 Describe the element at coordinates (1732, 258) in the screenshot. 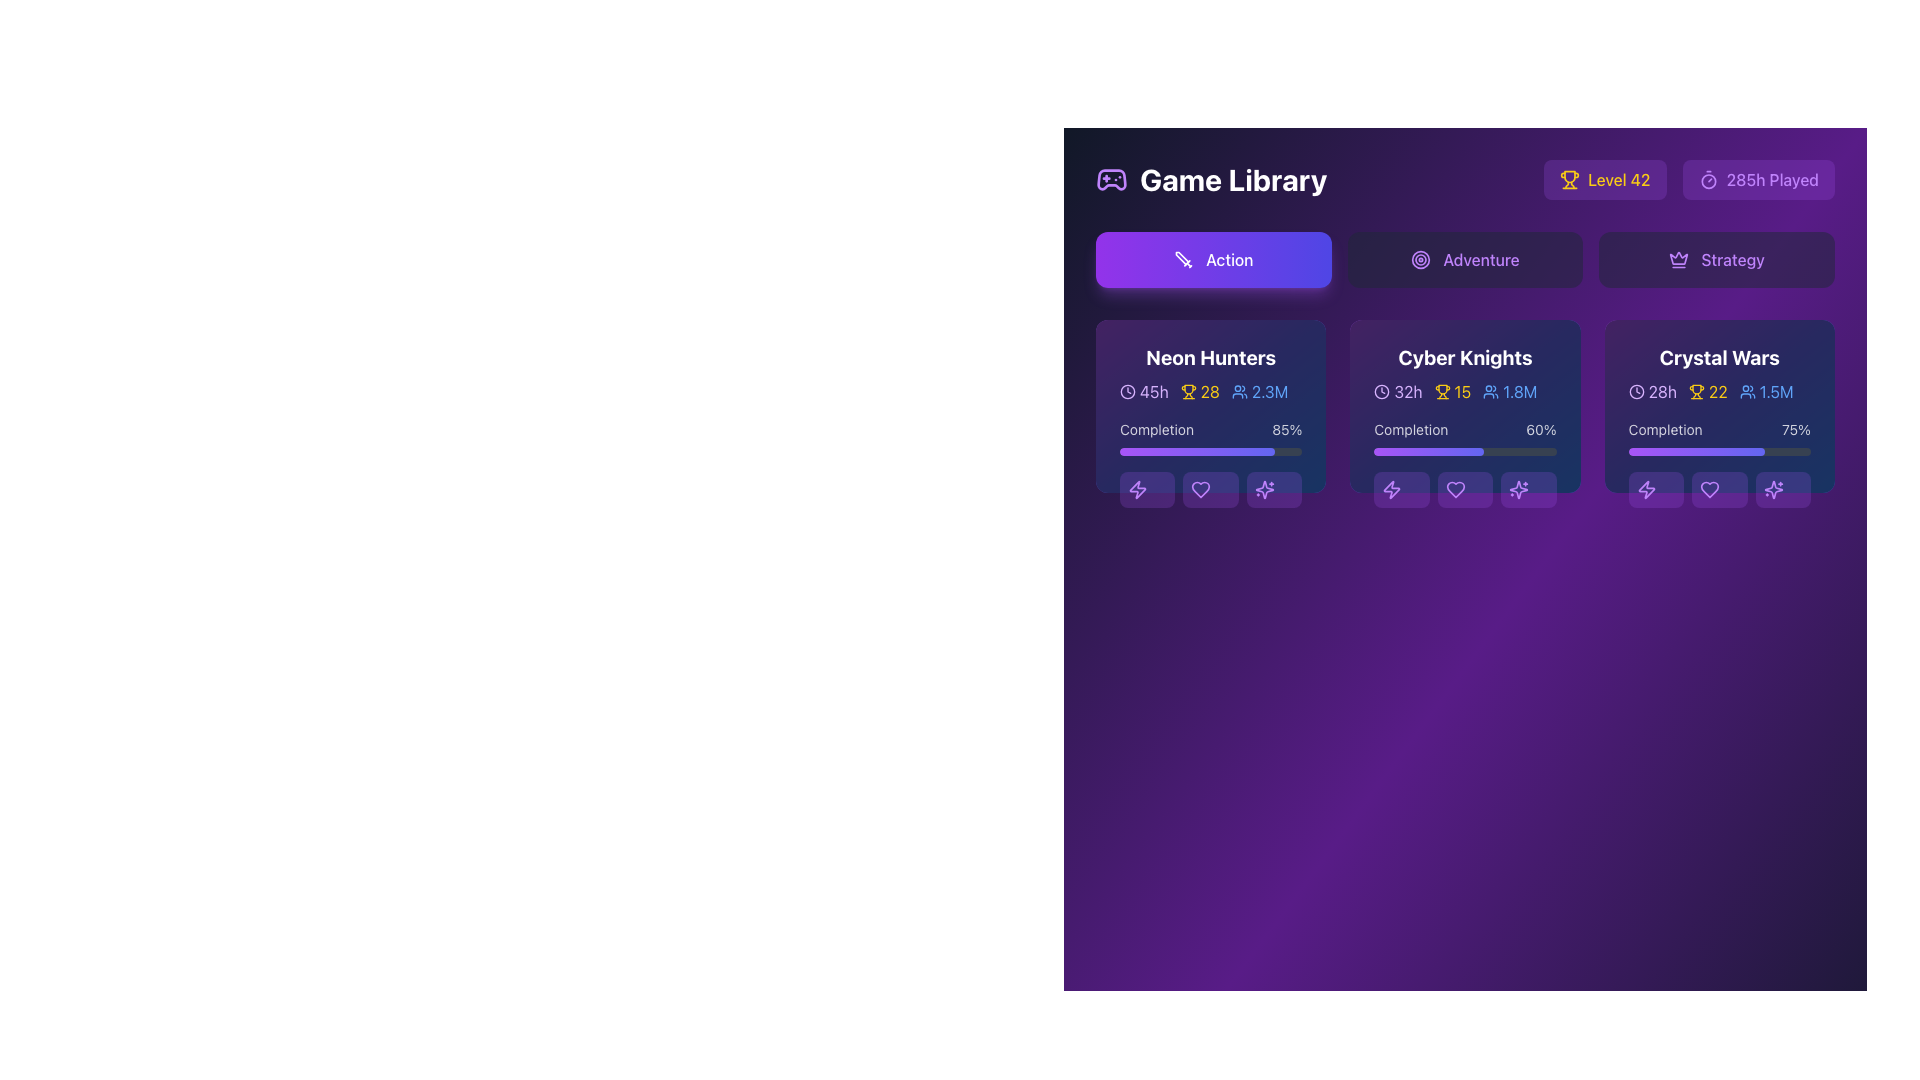

I see `the text label displaying 'Strategy' in purple` at that location.